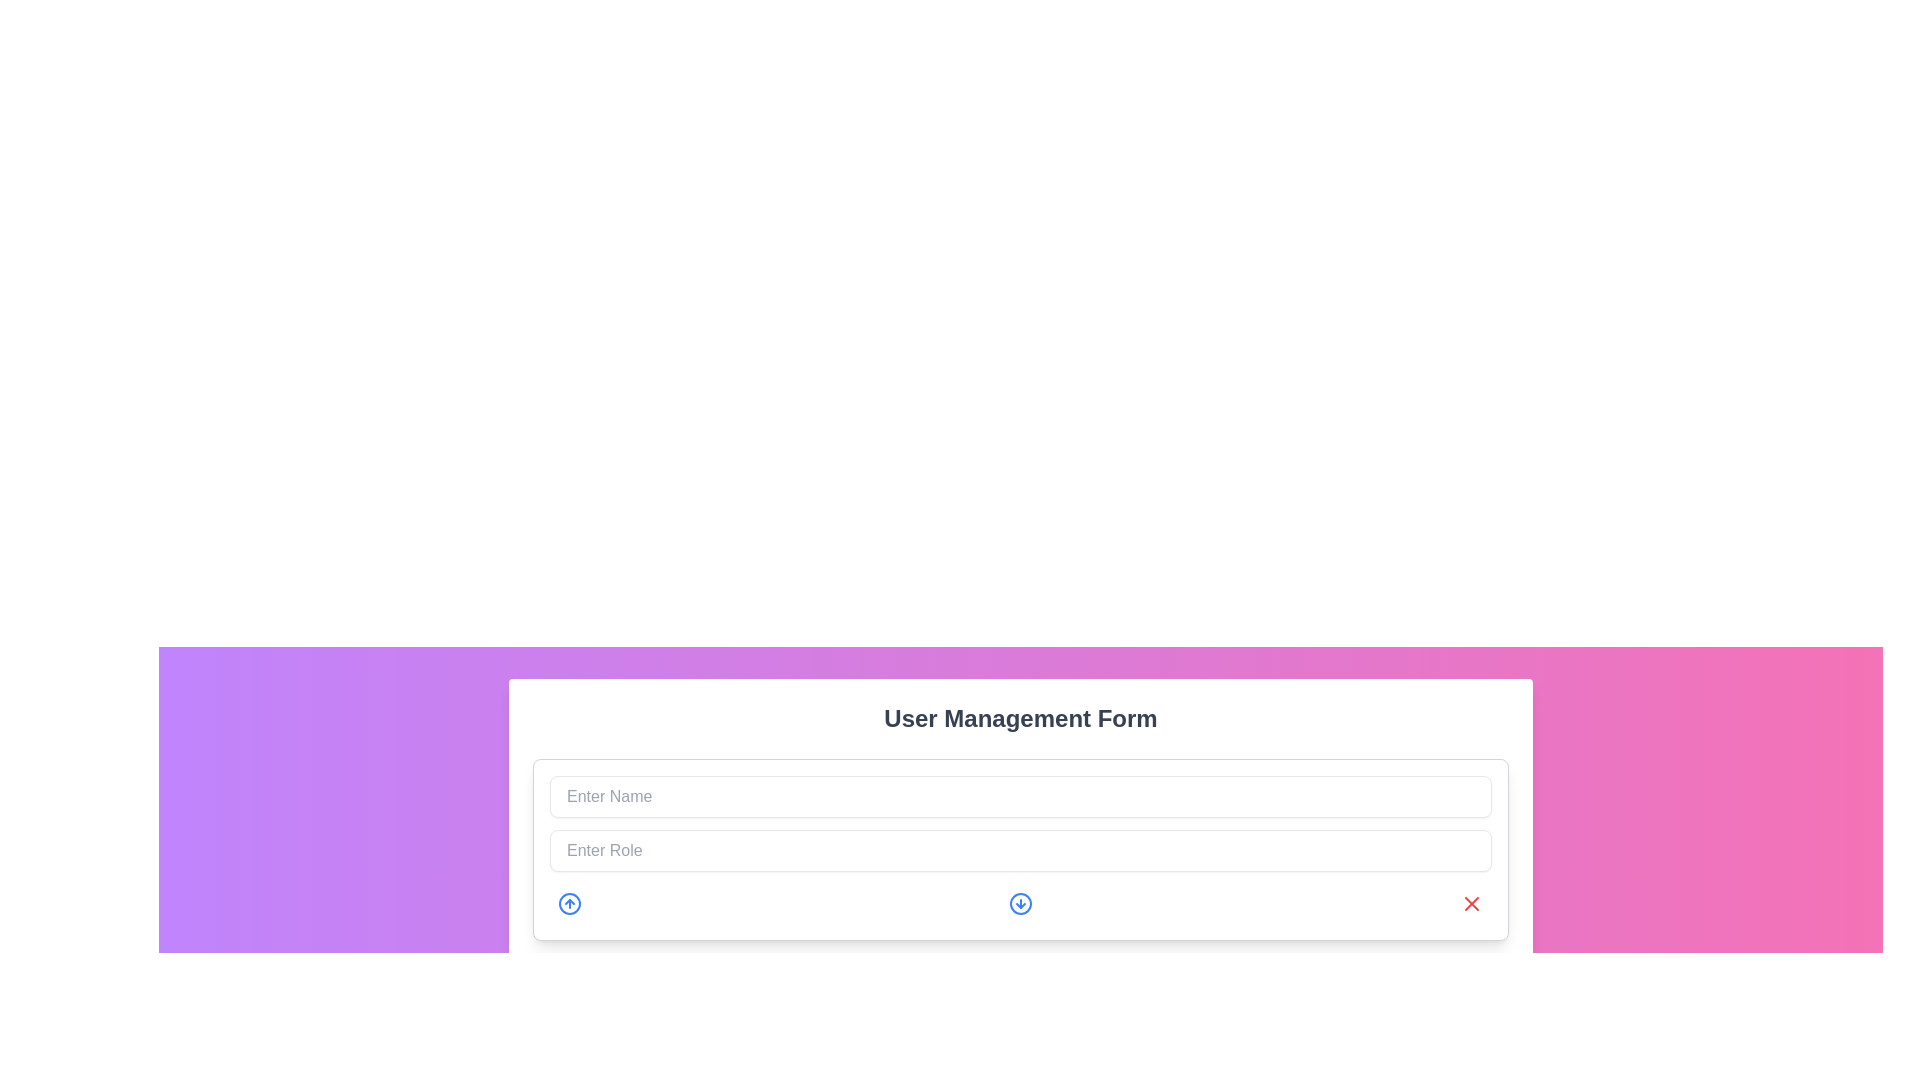 The width and height of the screenshot is (1920, 1080). Describe the element at coordinates (569, 903) in the screenshot. I see `the button with an arrow icon located below the 'Enter Role' text input field` at that location.